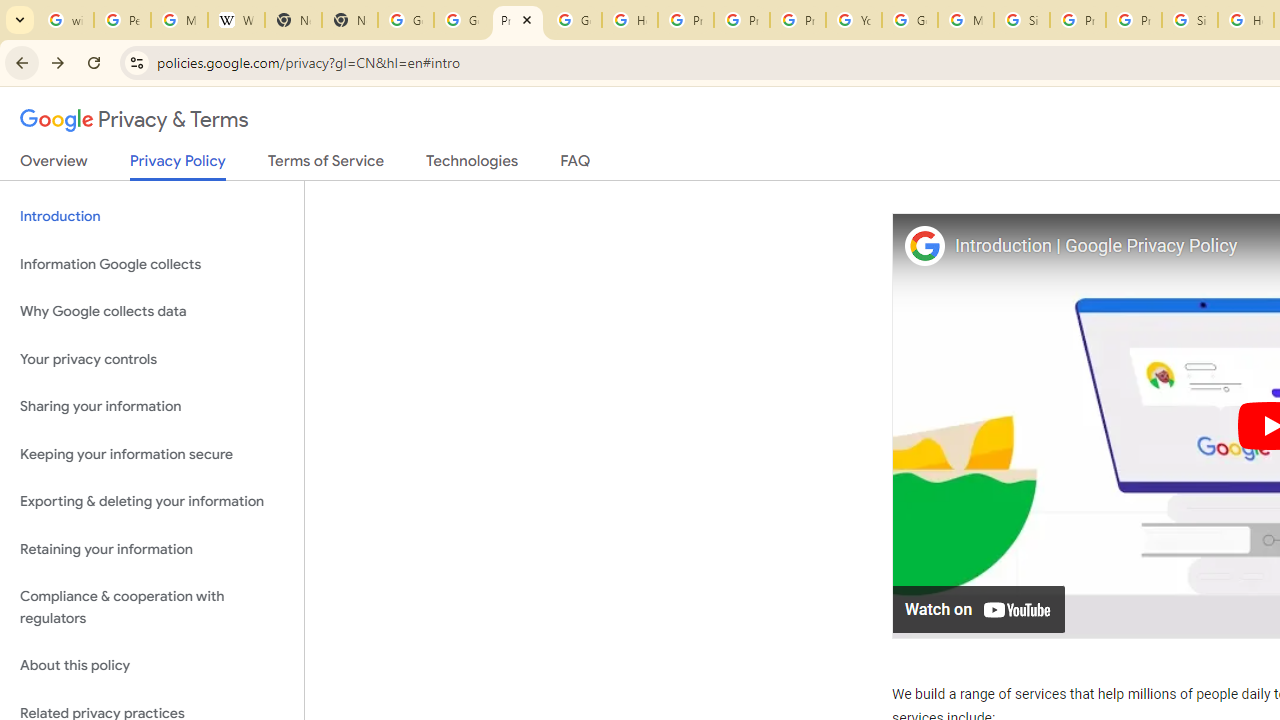 Image resolution: width=1280 pixels, height=720 pixels. I want to click on 'New Tab', so click(350, 20).